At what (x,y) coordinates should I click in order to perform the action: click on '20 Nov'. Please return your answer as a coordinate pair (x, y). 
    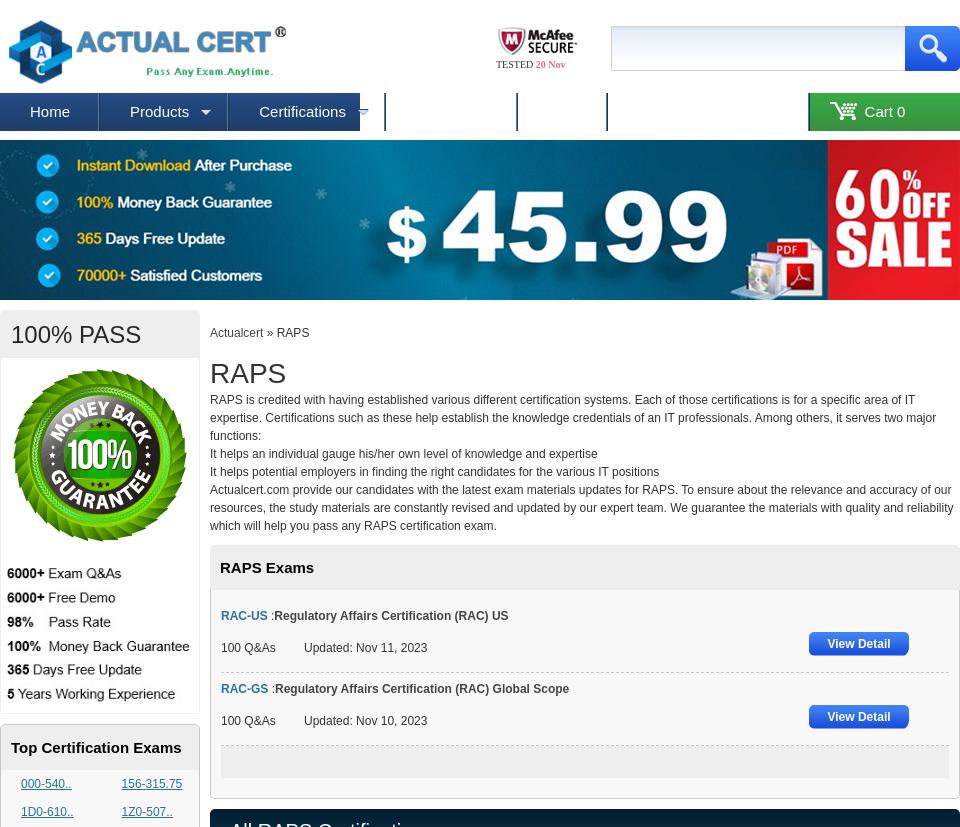
    Looking at the image, I should click on (549, 64).